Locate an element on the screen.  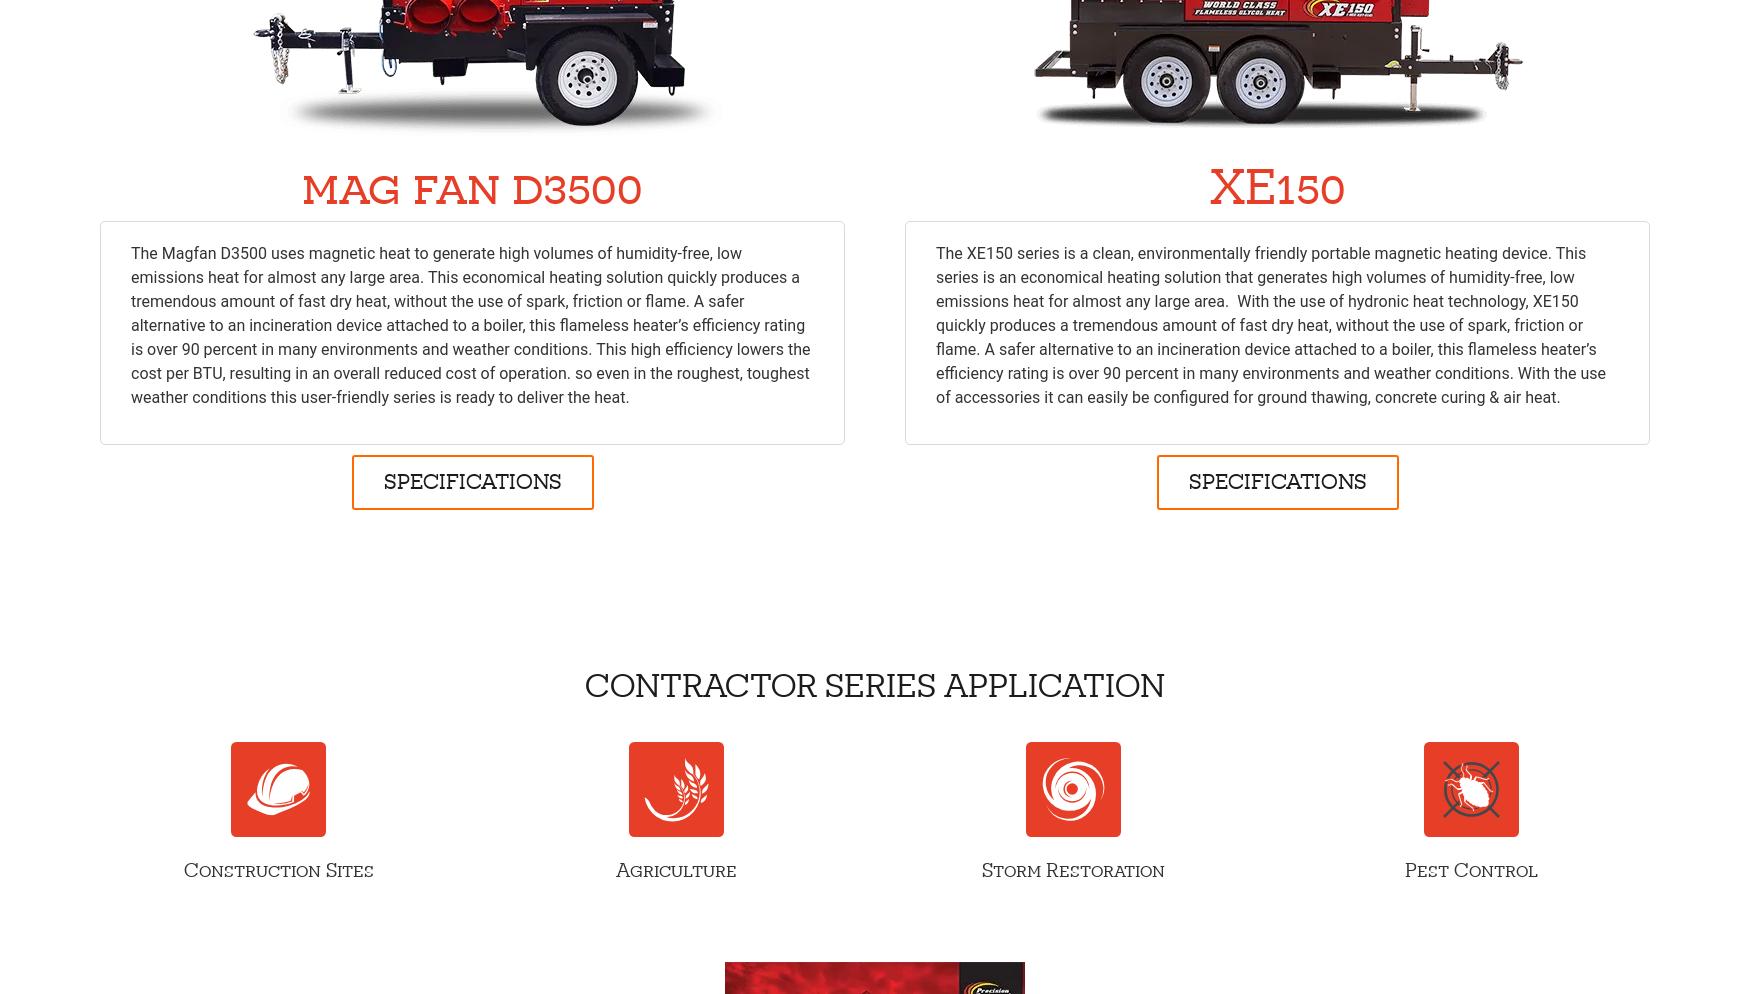
'Storm Restoration' is located at coordinates (1073, 870).